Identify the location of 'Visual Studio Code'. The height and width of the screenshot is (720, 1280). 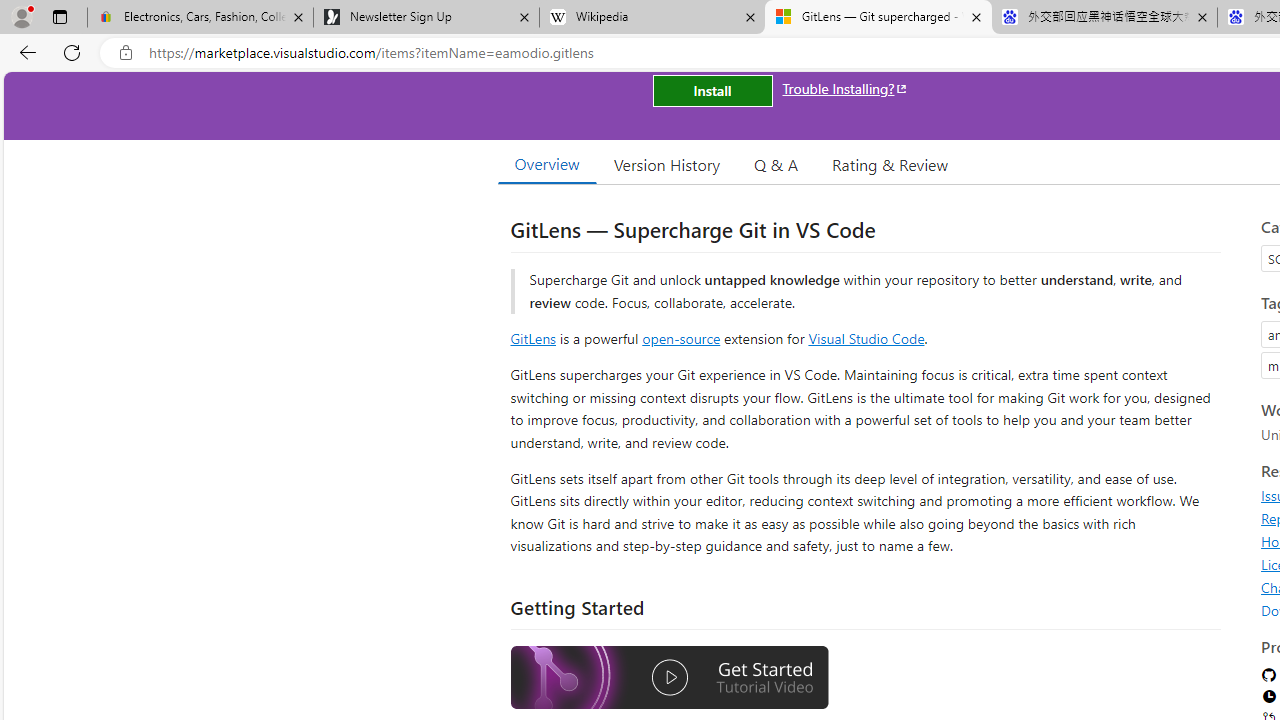
(866, 337).